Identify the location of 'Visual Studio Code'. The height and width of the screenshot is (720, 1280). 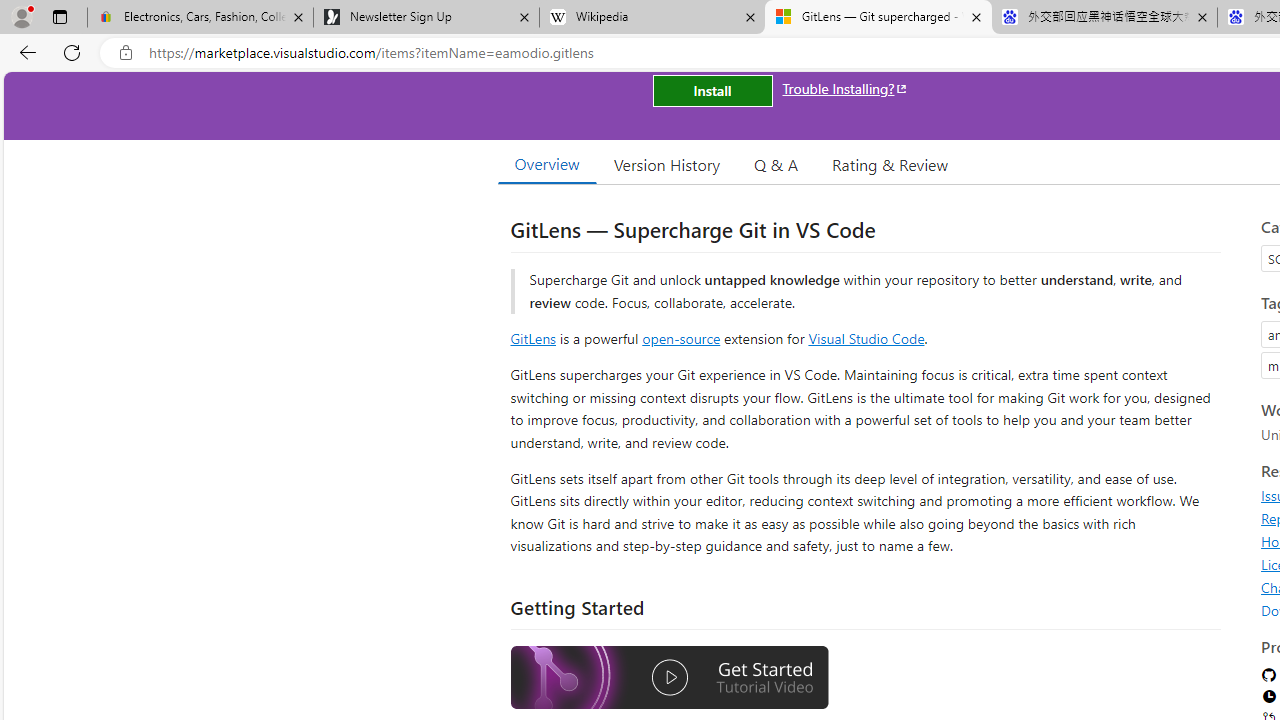
(866, 337).